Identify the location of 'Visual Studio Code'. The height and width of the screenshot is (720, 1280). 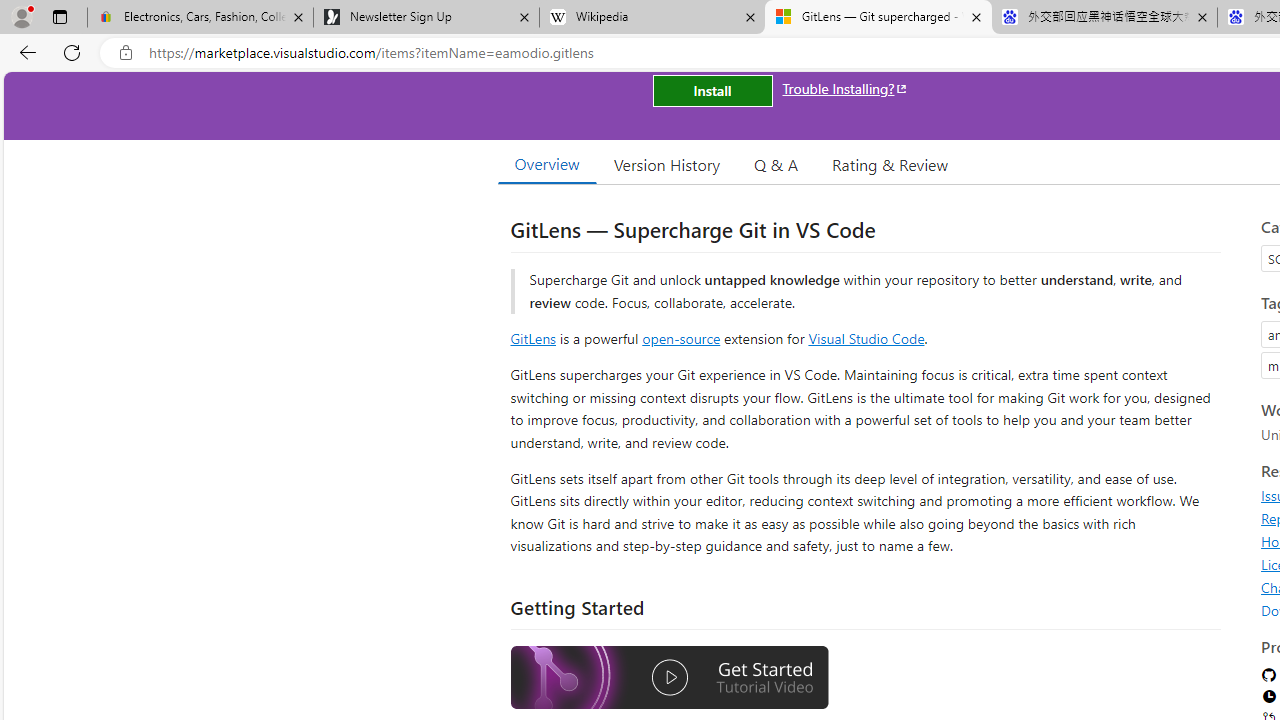
(866, 337).